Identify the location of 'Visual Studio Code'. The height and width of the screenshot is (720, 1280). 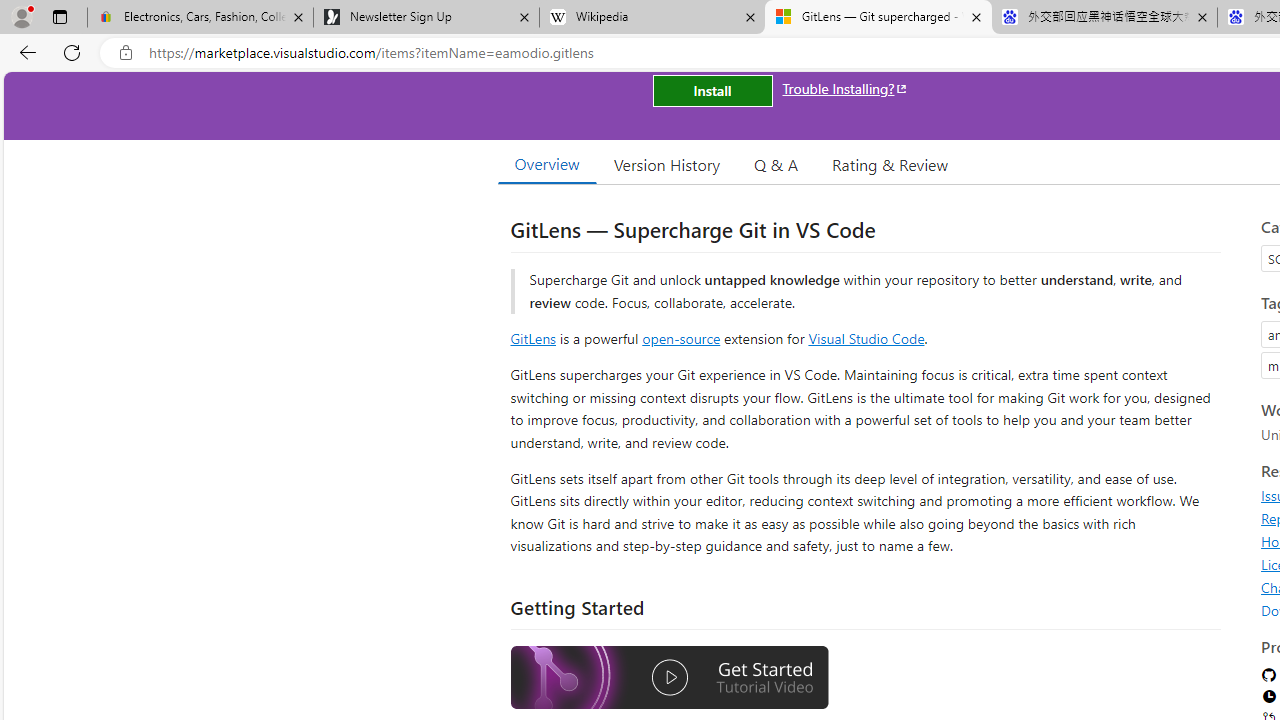
(866, 337).